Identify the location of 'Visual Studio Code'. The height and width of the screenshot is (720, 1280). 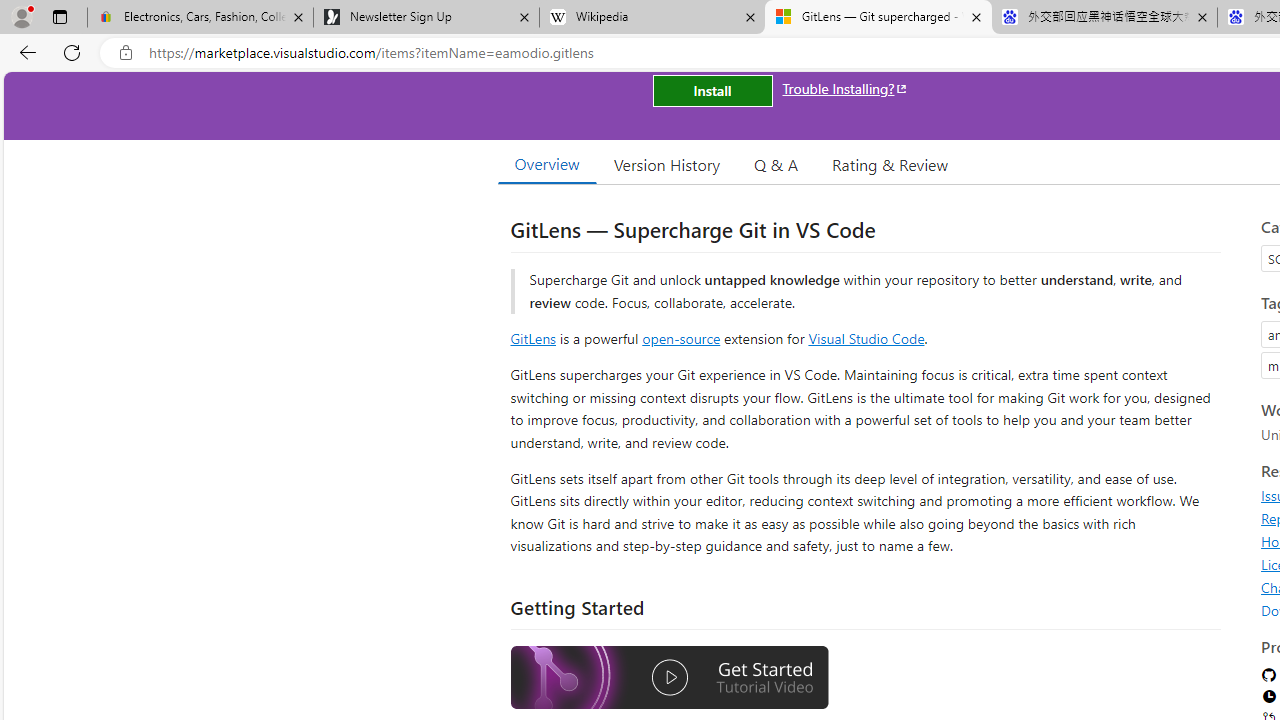
(866, 337).